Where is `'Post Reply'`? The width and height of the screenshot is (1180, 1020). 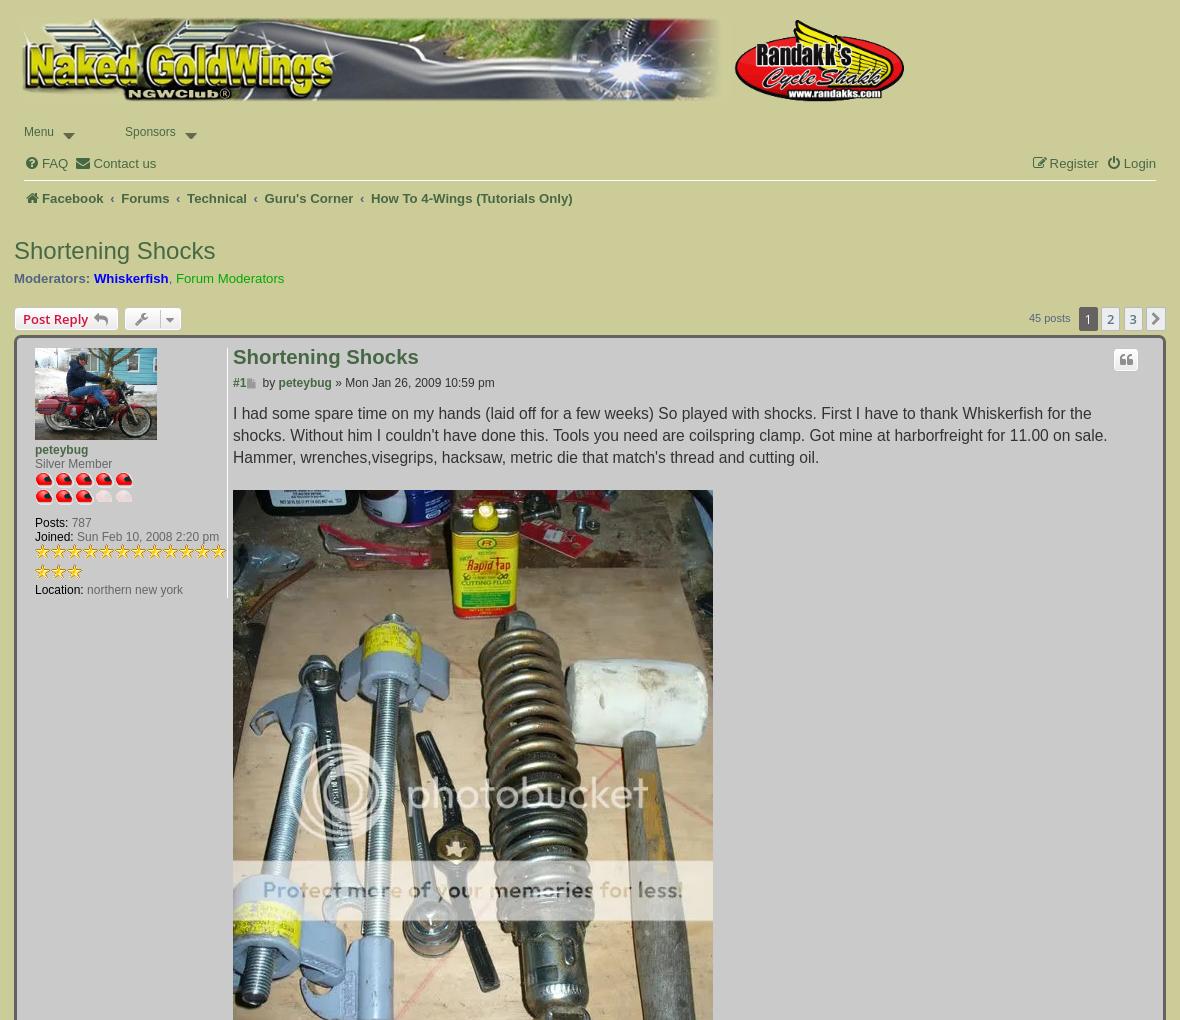
'Post Reply' is located at coordinates (54, 318).